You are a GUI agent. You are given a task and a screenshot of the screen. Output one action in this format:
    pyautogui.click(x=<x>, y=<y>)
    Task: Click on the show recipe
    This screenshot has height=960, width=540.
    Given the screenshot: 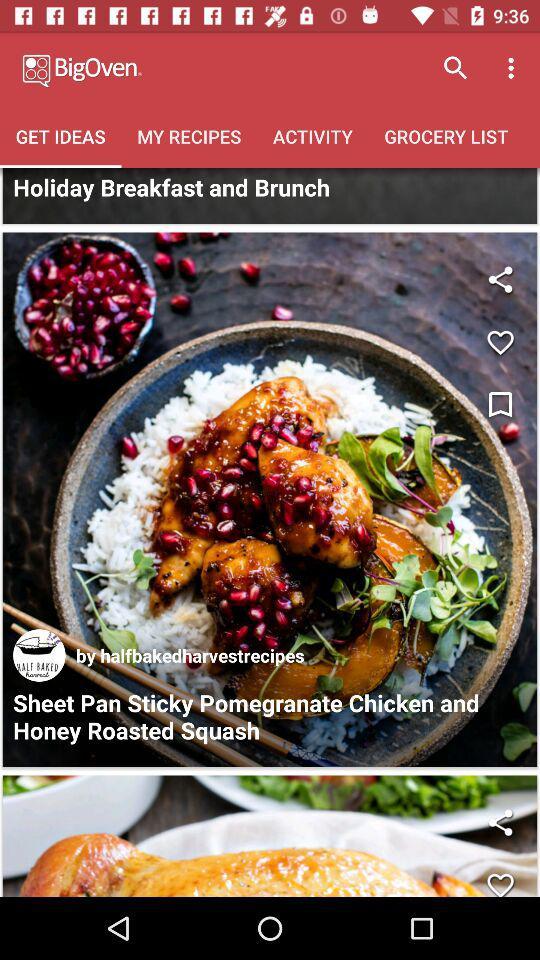 What is the action you would take?
    pyautogui.click(x=270, y=836)
    